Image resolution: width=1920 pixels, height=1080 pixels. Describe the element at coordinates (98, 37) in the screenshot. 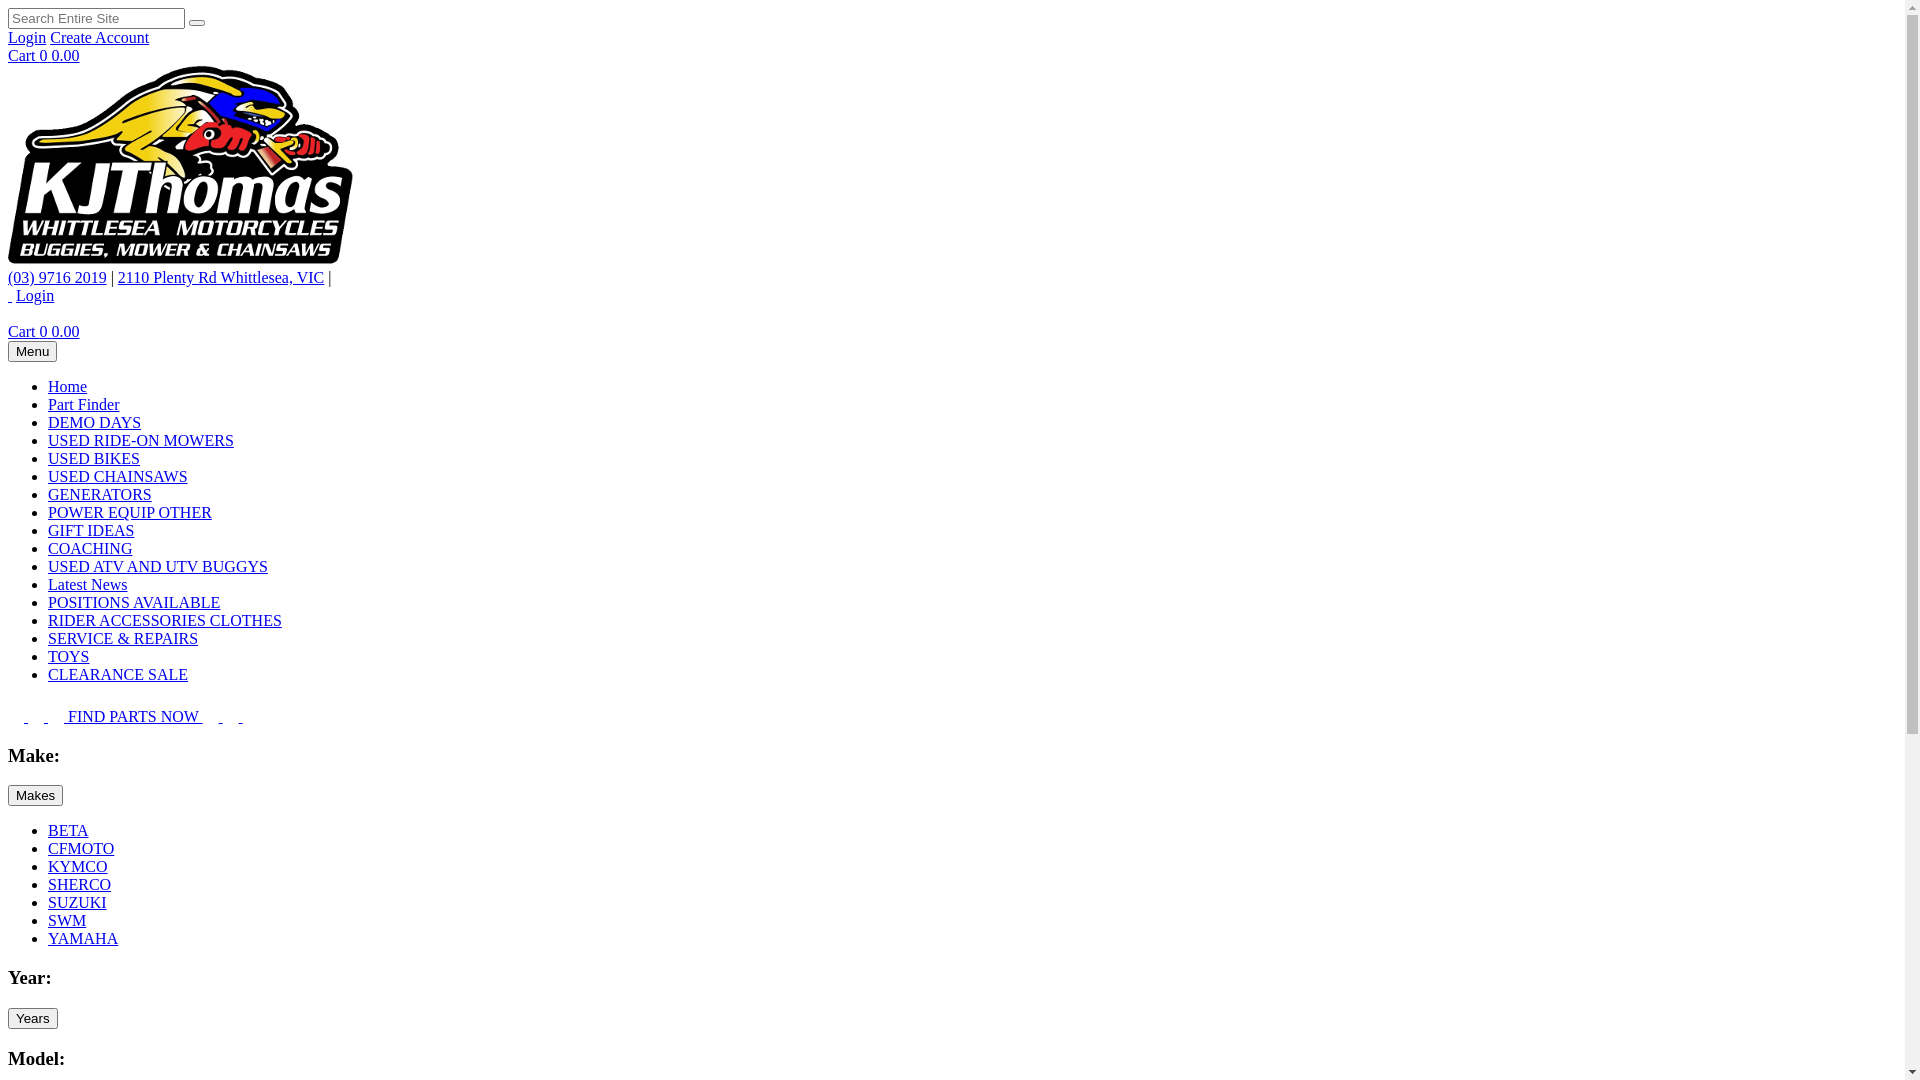

I see `'Create Account'` at that location.